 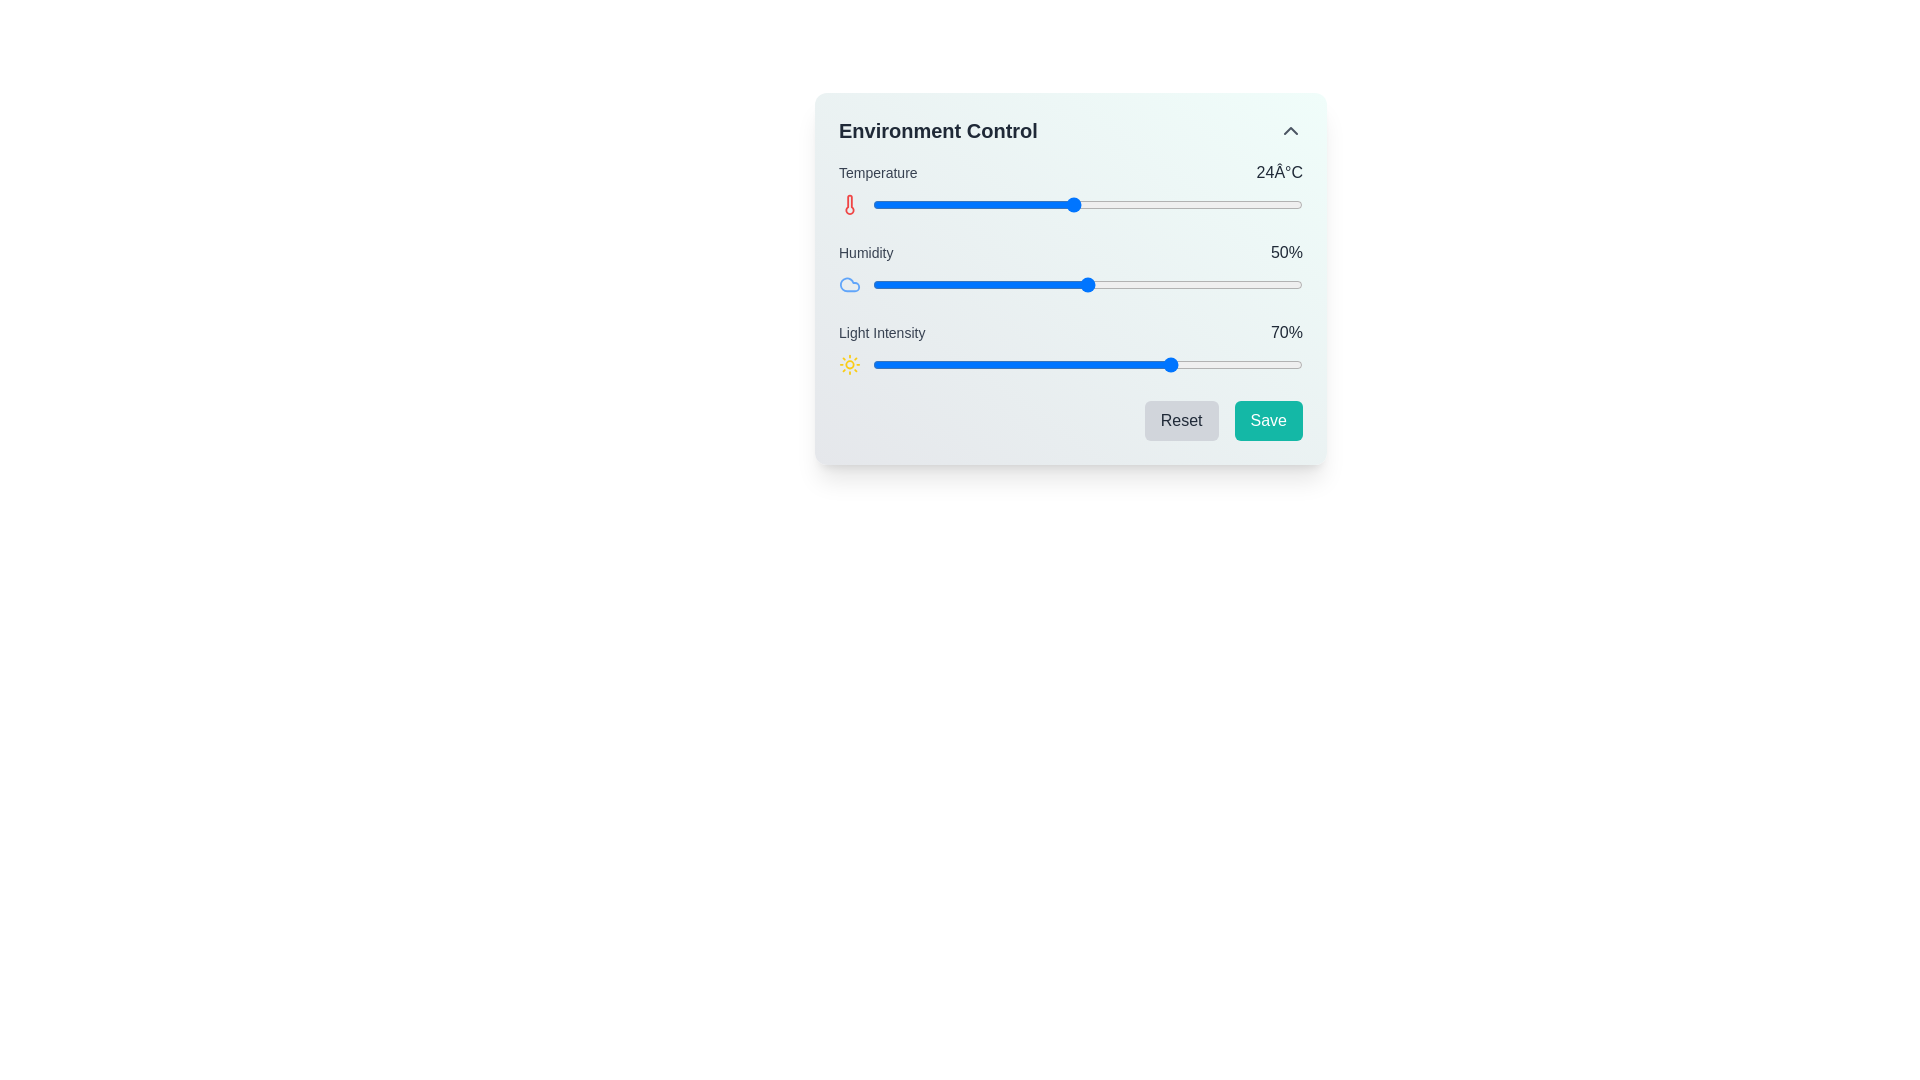 What do you see at coordinates (1126, 365) in the screenshot?
I see `the Light Intensity slider` at bounding box center [1126, 365].